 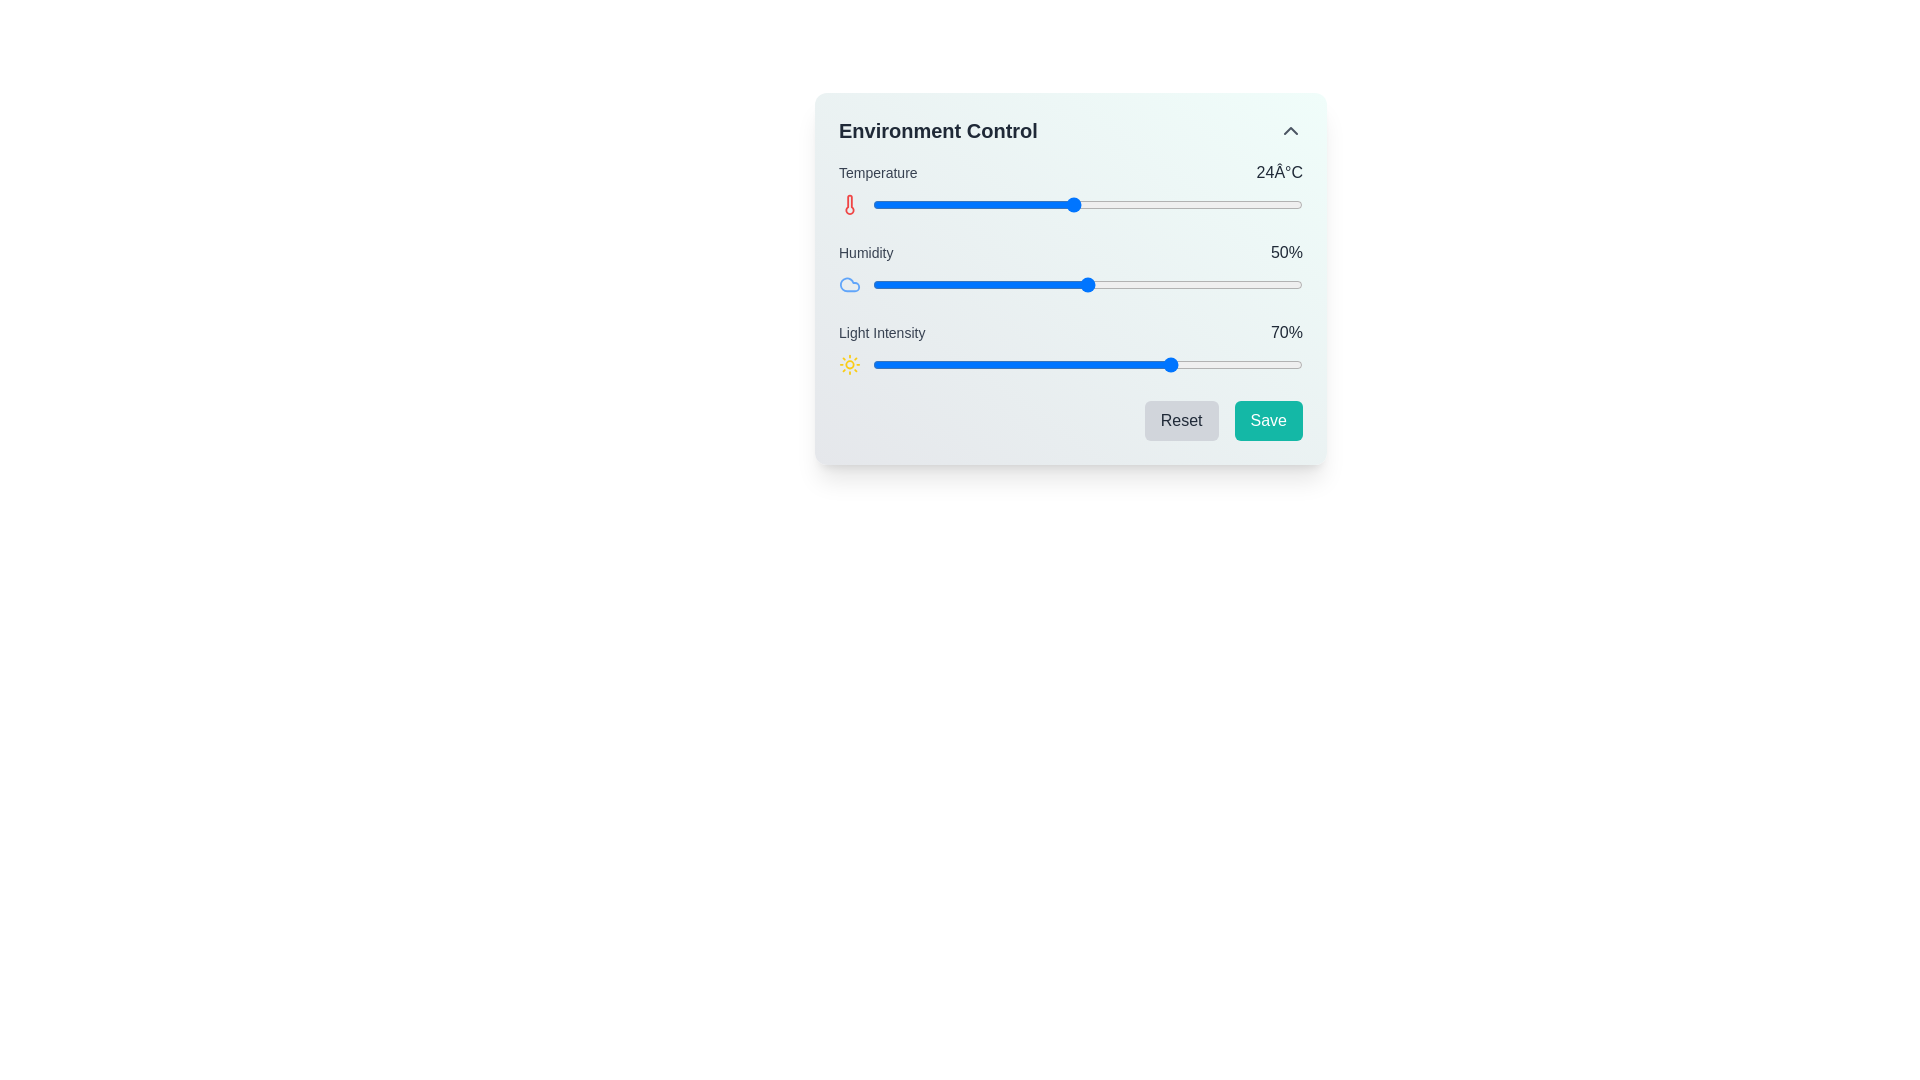 What do you see at coordinates (1126, 365) in the screenshot?
I see `the Light Intensity slider` at bounding box center [1126, 365].